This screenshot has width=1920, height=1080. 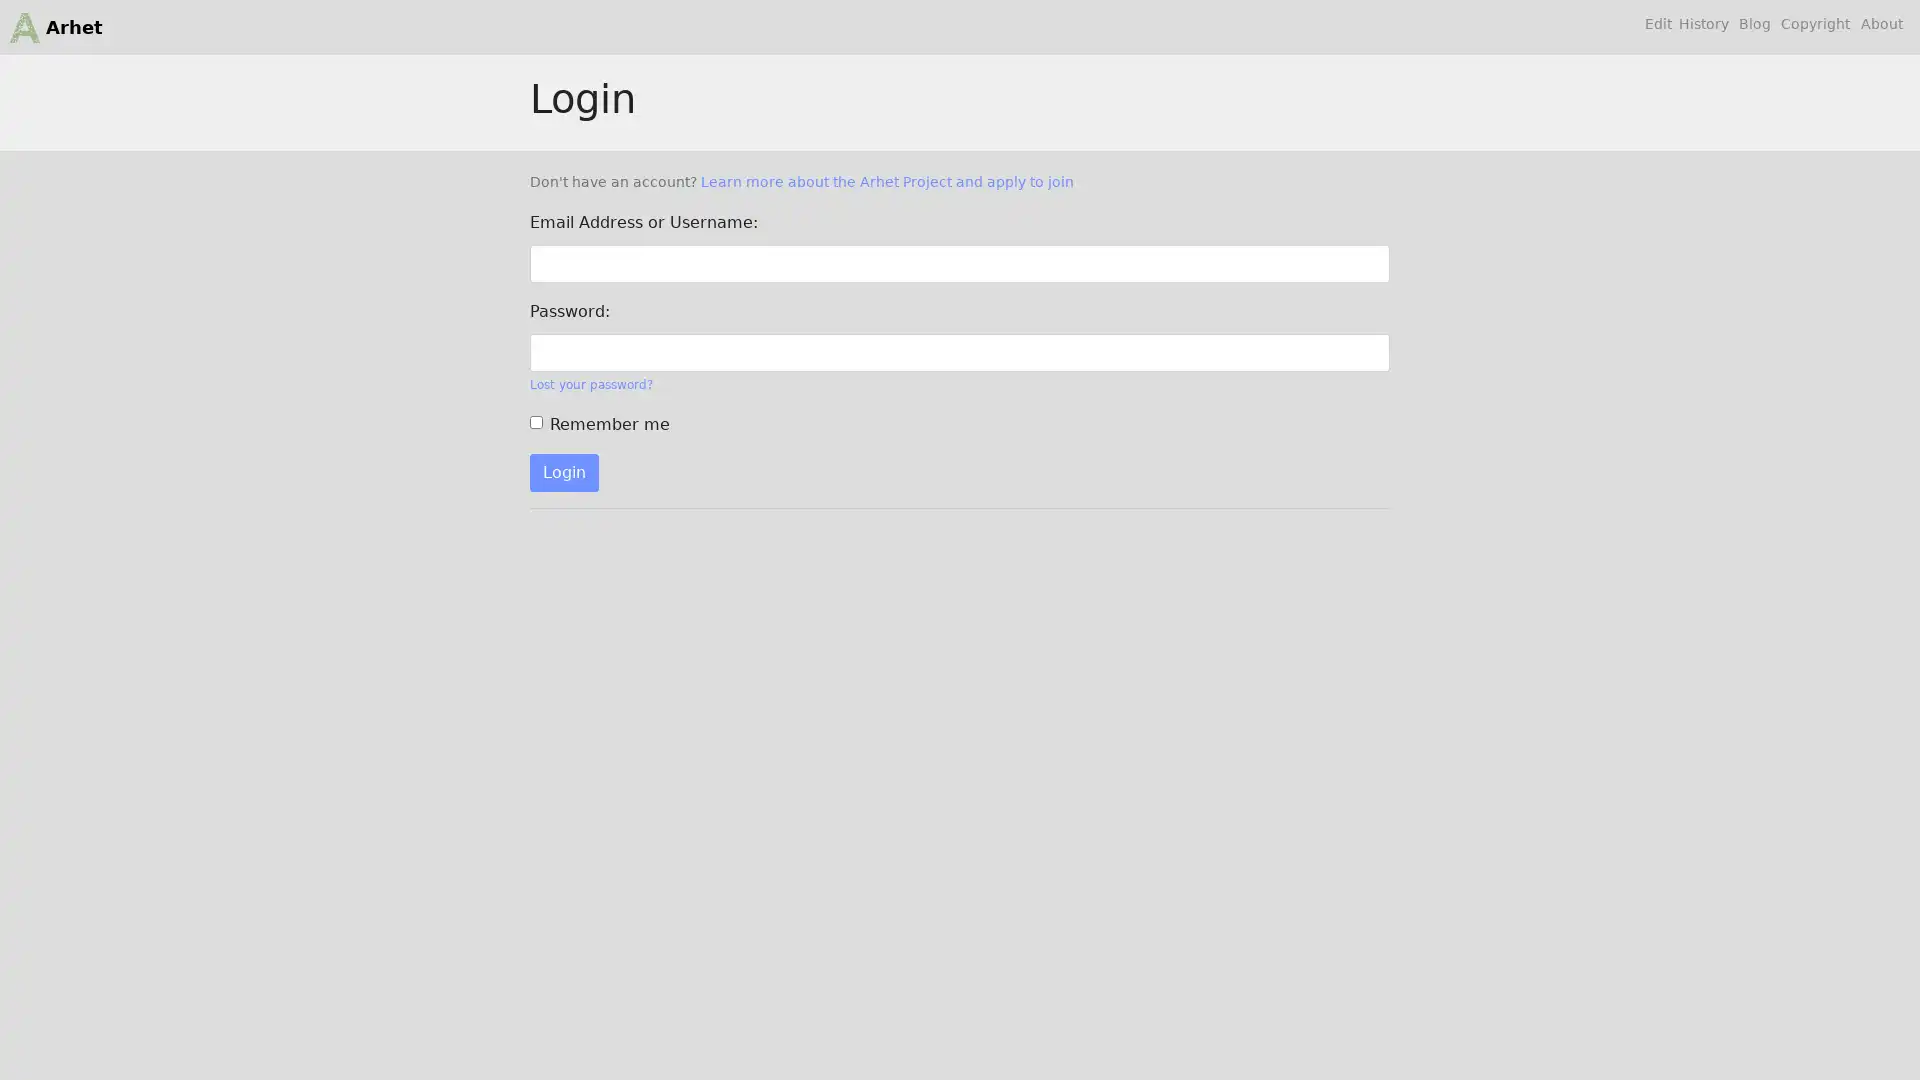 I want to click on Login, so click(x=563, y=473).